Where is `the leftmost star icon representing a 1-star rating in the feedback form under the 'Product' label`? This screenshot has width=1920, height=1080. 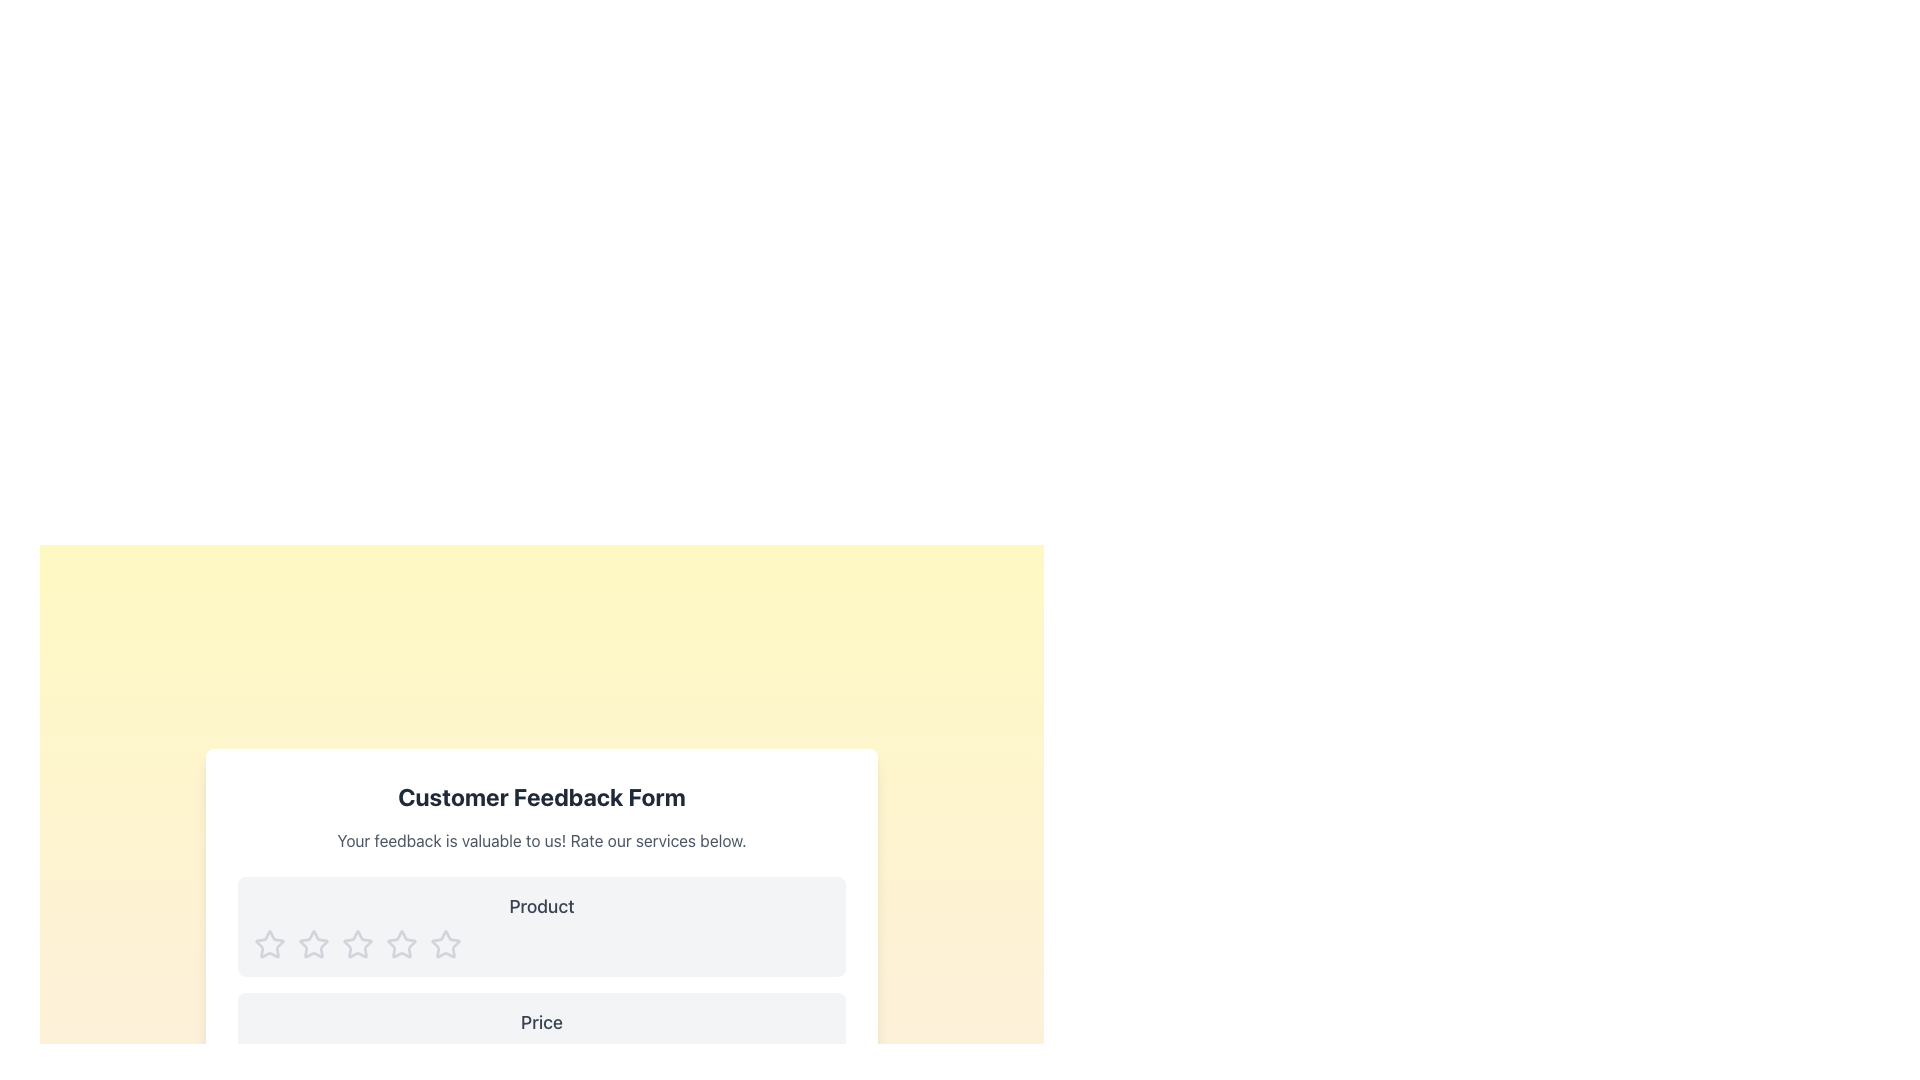 the leftmost star icon representing a 1-star rating in the feedback form under the 'Product' label is located at coordinates (312, 944).